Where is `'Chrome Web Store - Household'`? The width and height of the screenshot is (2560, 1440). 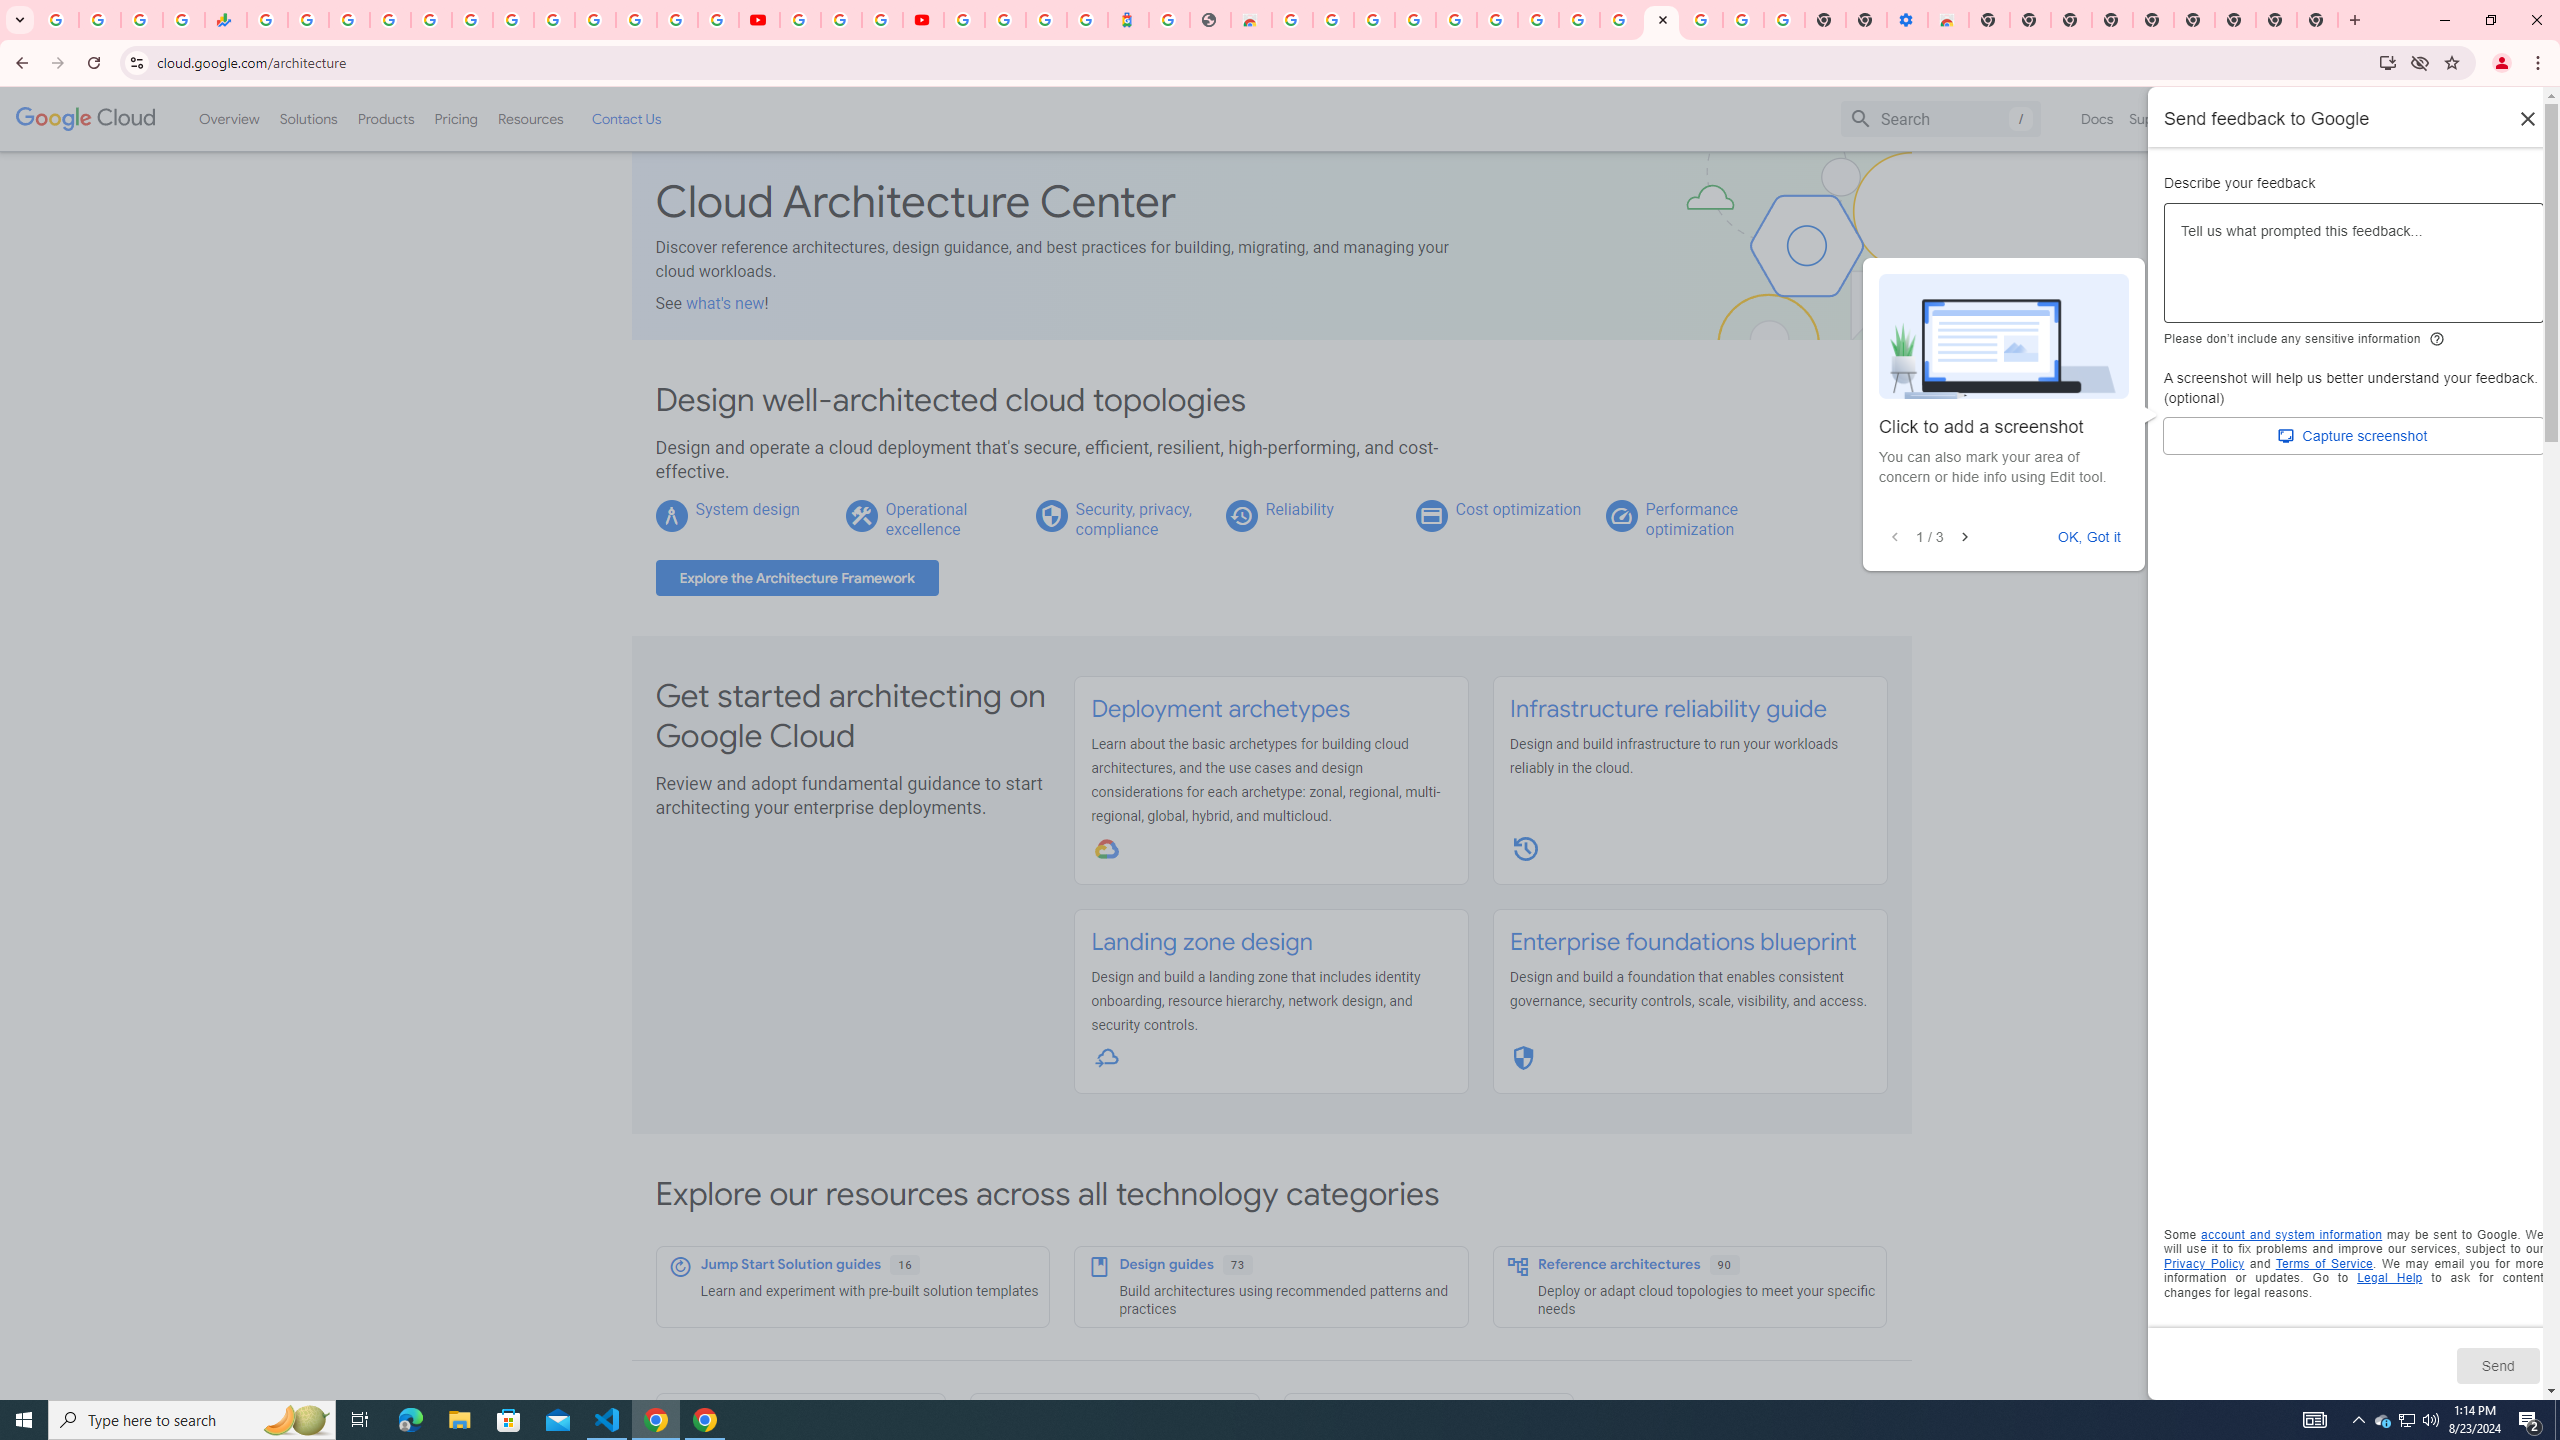
'Chrome Web Store - Household' is located at coordinates (1250, 19).